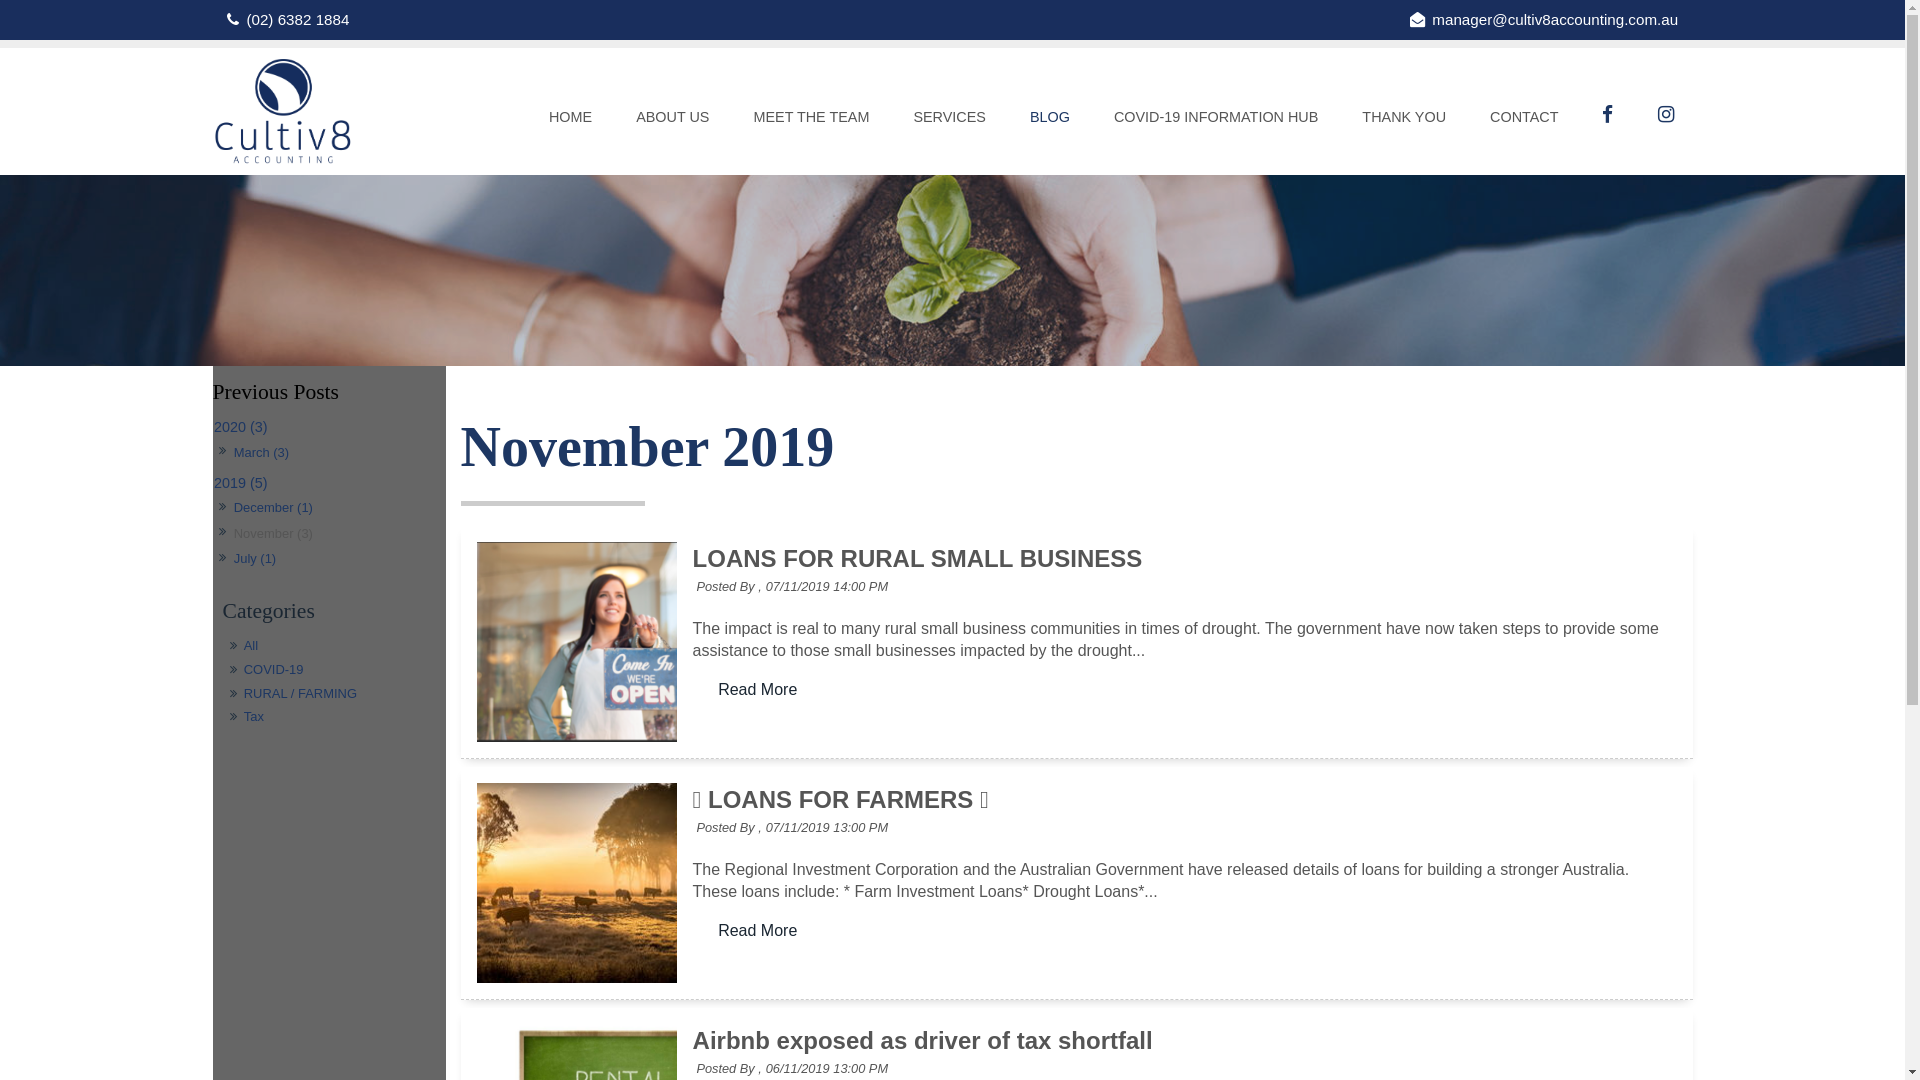  Describe the element at coordinates (672, 119) in the screenshot. I see `'ABOUT US'` at that location.